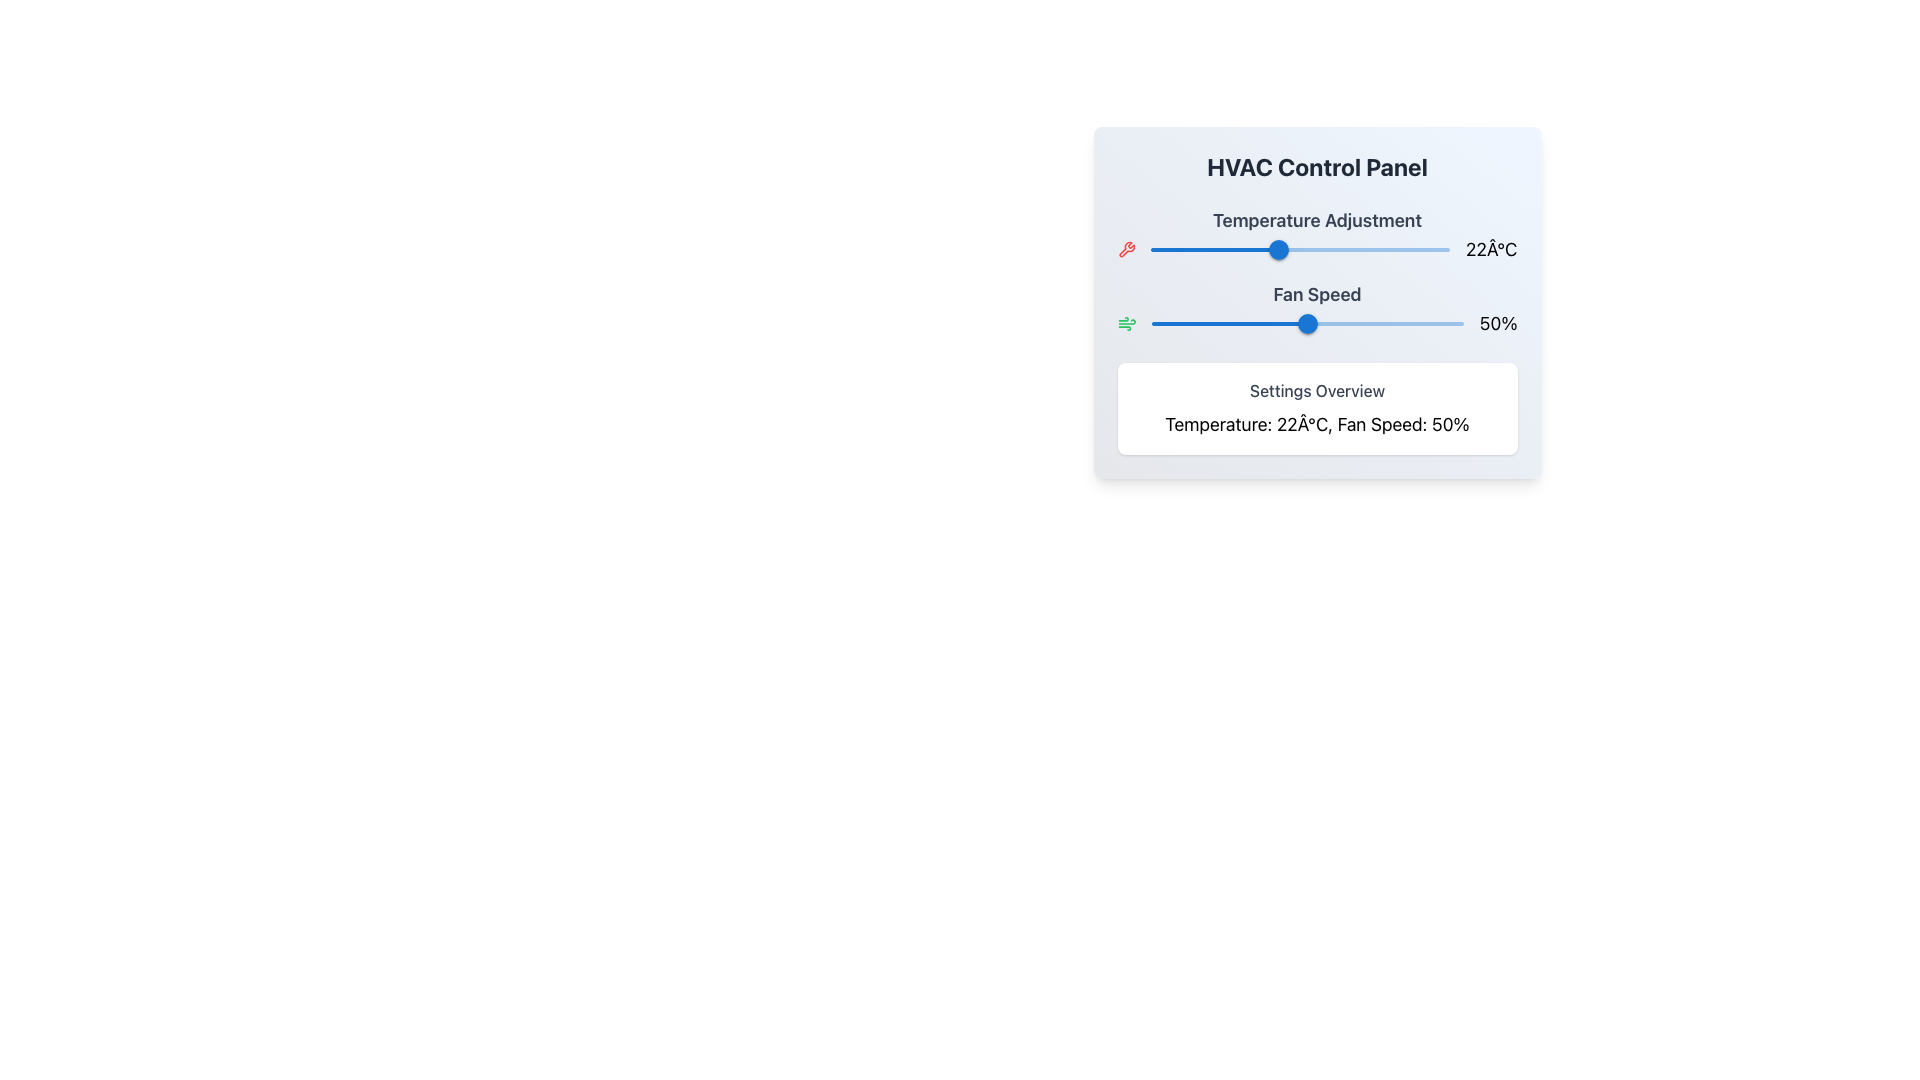 The height and width of the screenshot is (1080, 1920). I want to click on the Text Label displaying '22°C', located to the right of the slider control in the 'Temperature Adjustment' section, so click(1317, 249).